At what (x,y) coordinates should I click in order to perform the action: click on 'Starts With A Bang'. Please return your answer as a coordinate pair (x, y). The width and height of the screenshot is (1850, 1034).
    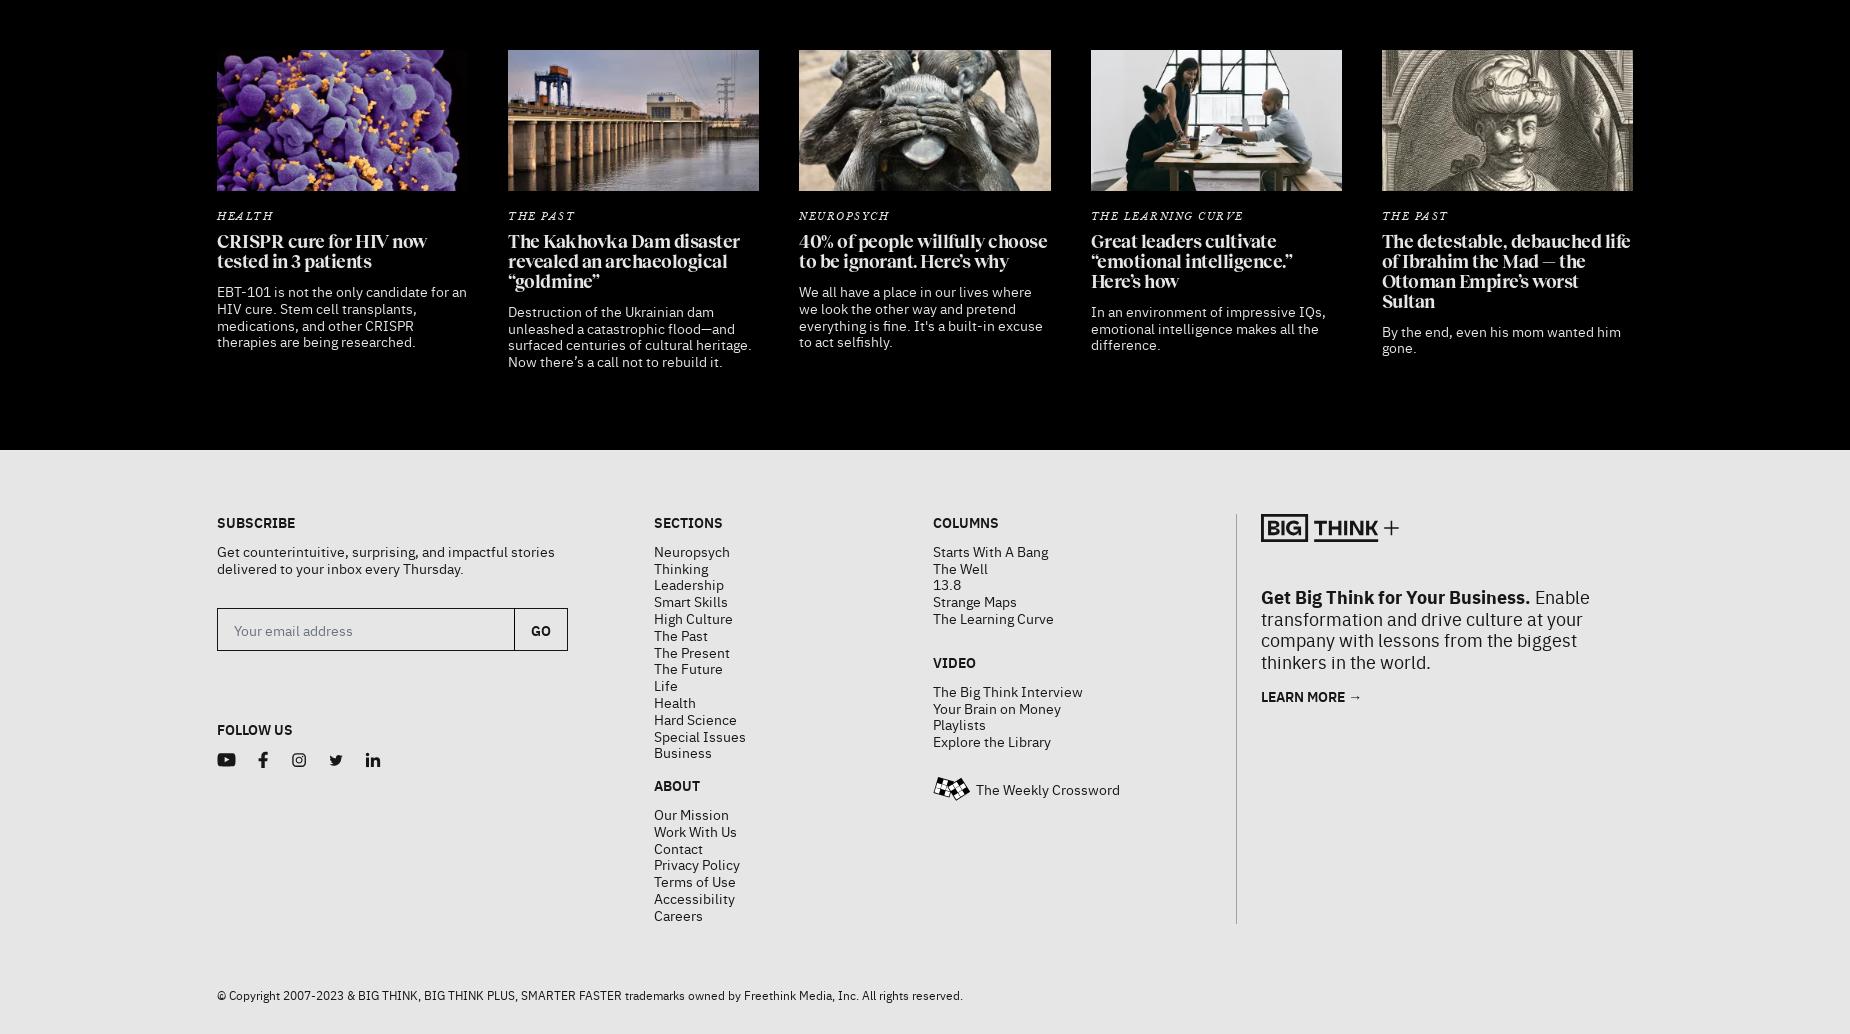
    Looking at the image, I should click on (931, 499).